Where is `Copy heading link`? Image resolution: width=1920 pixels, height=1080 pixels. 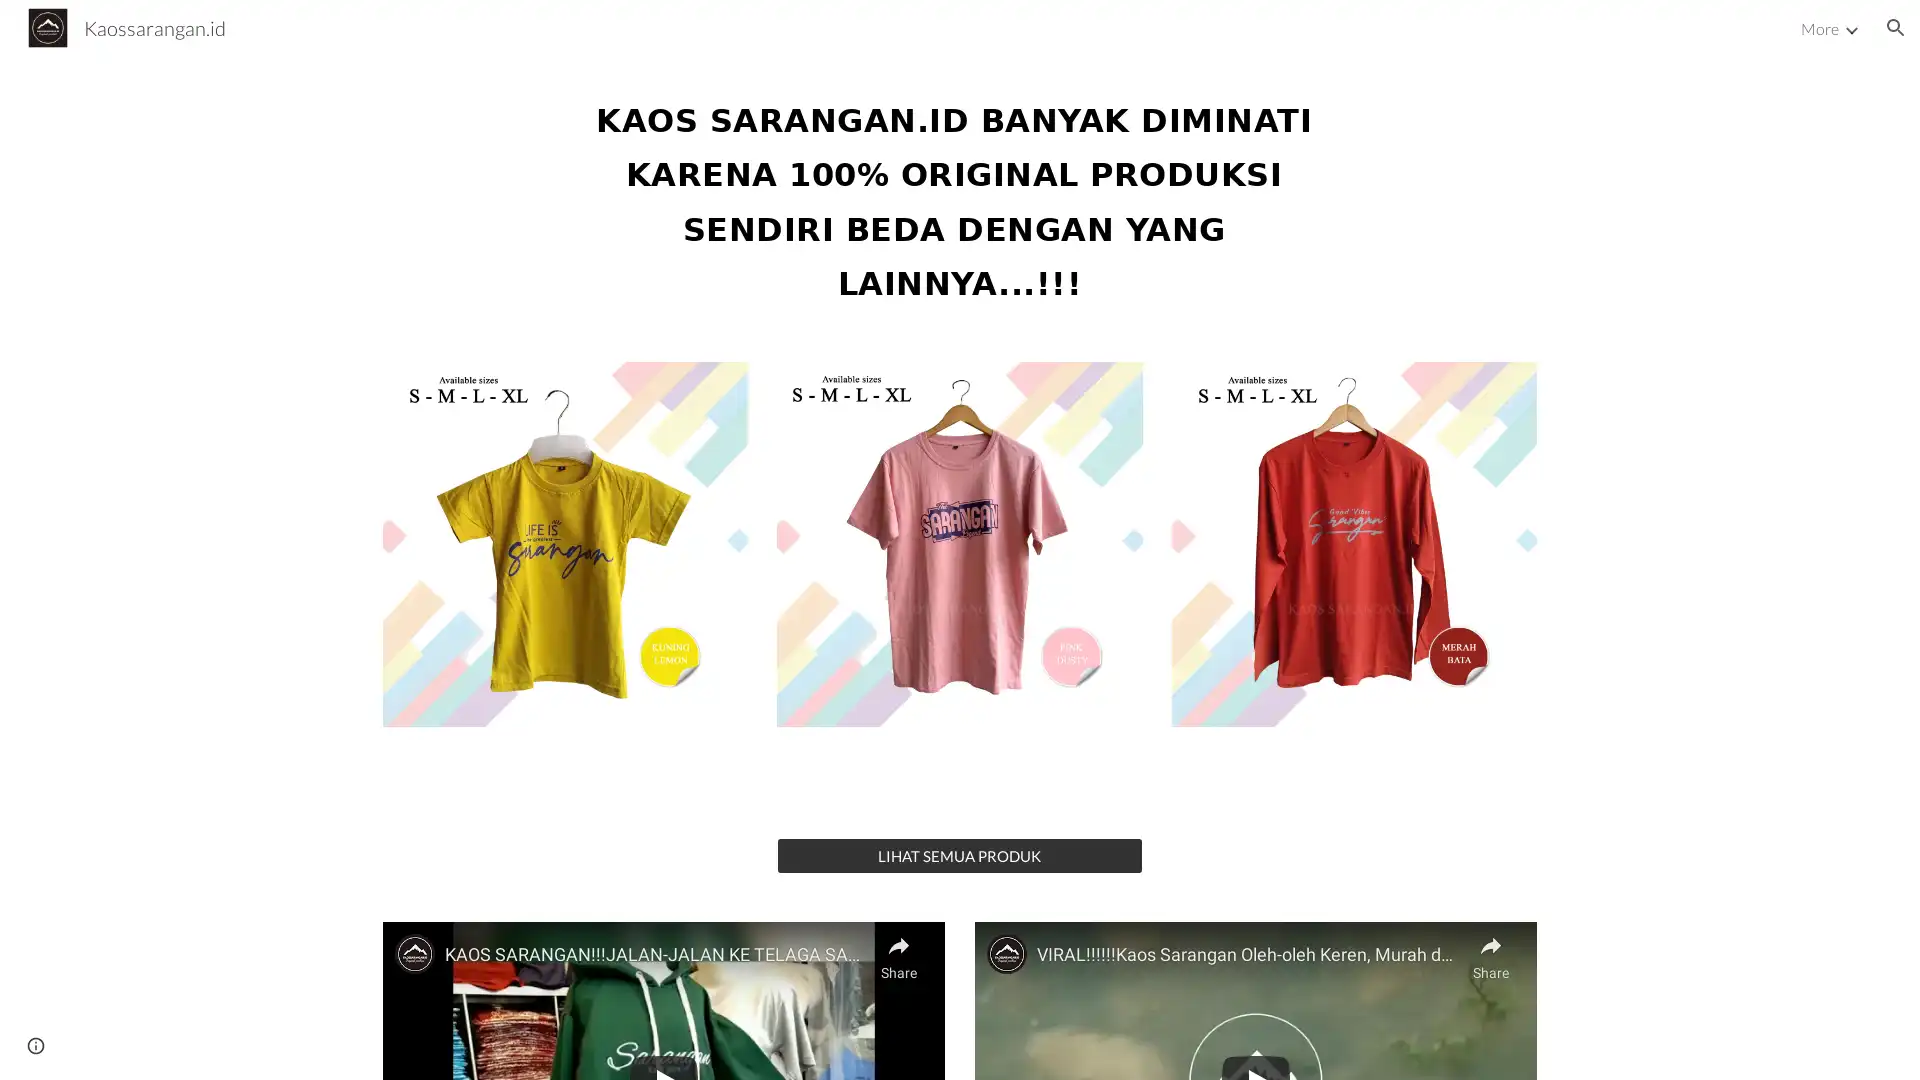 Copy heading link is located at coordinates (1353, 196).